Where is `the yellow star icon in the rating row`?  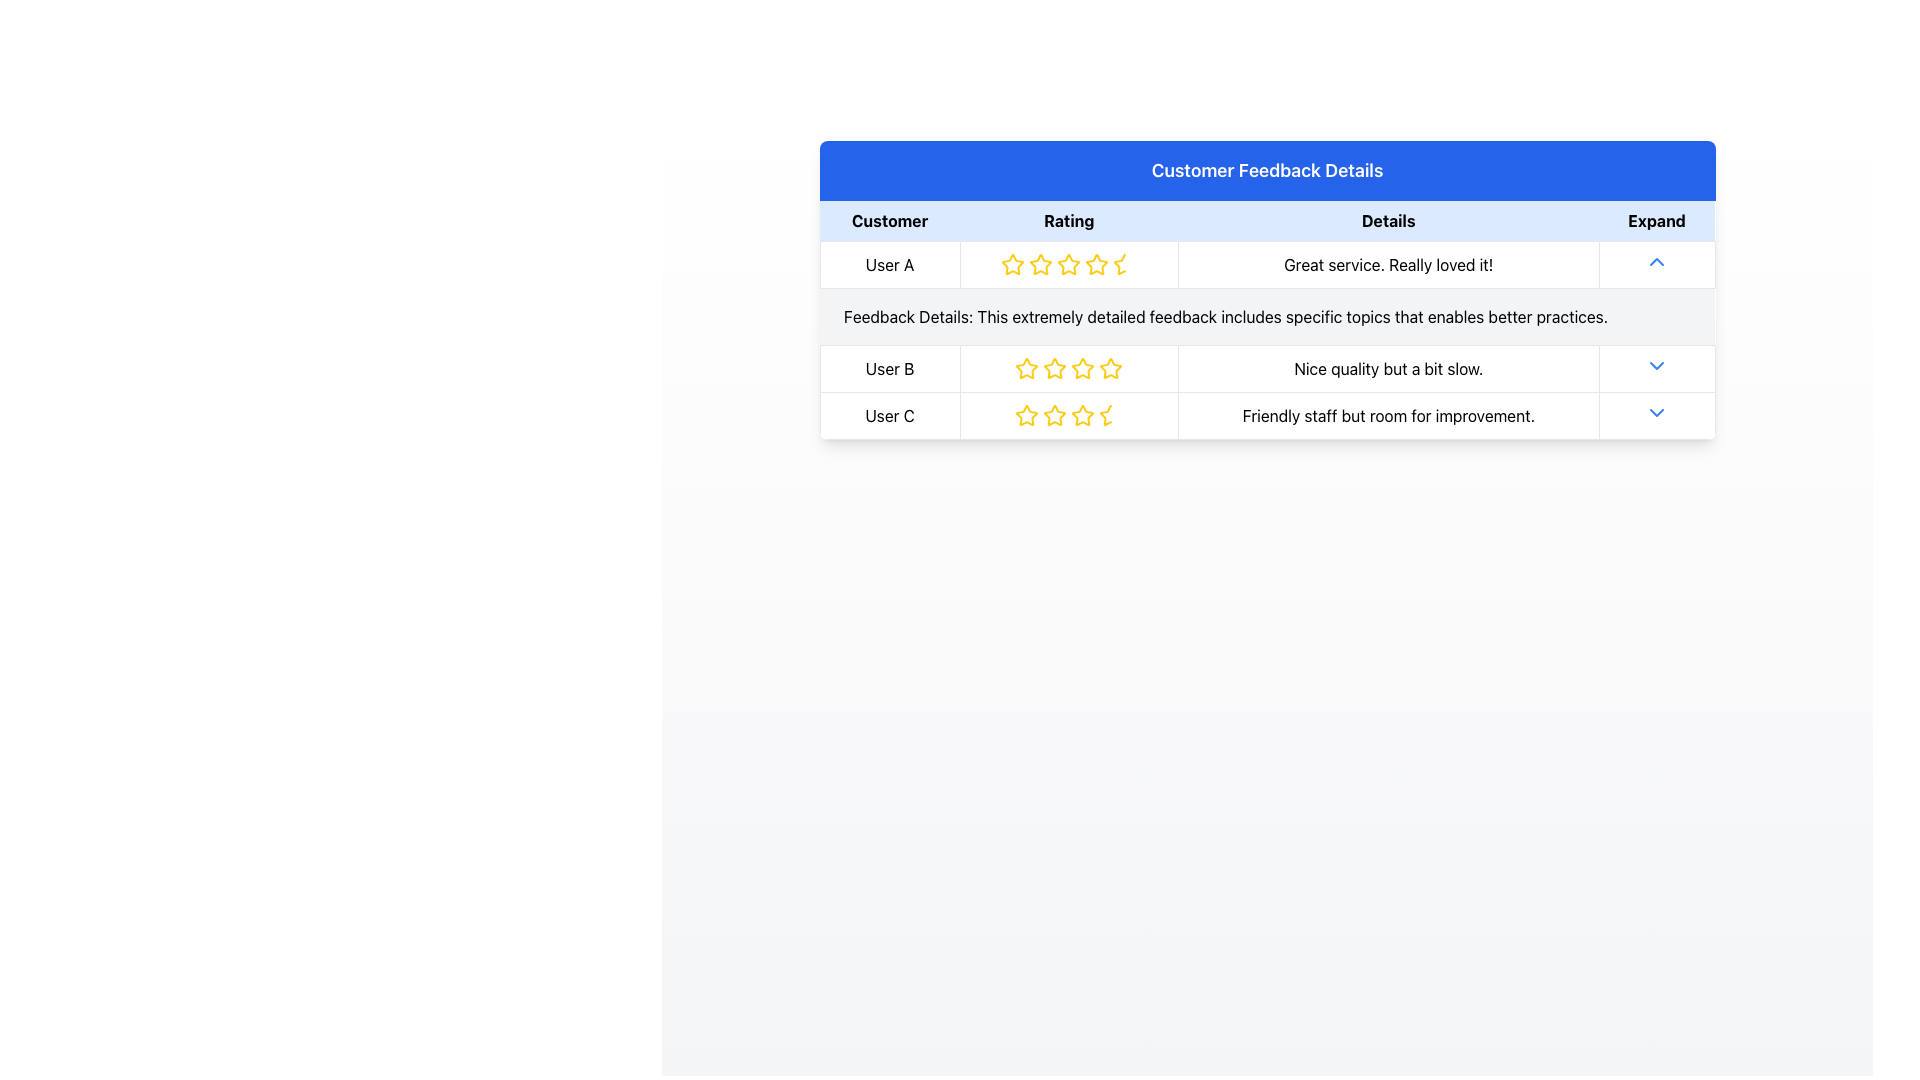
the yellow star icon in the rating row is located at coordinates (1012, 262).